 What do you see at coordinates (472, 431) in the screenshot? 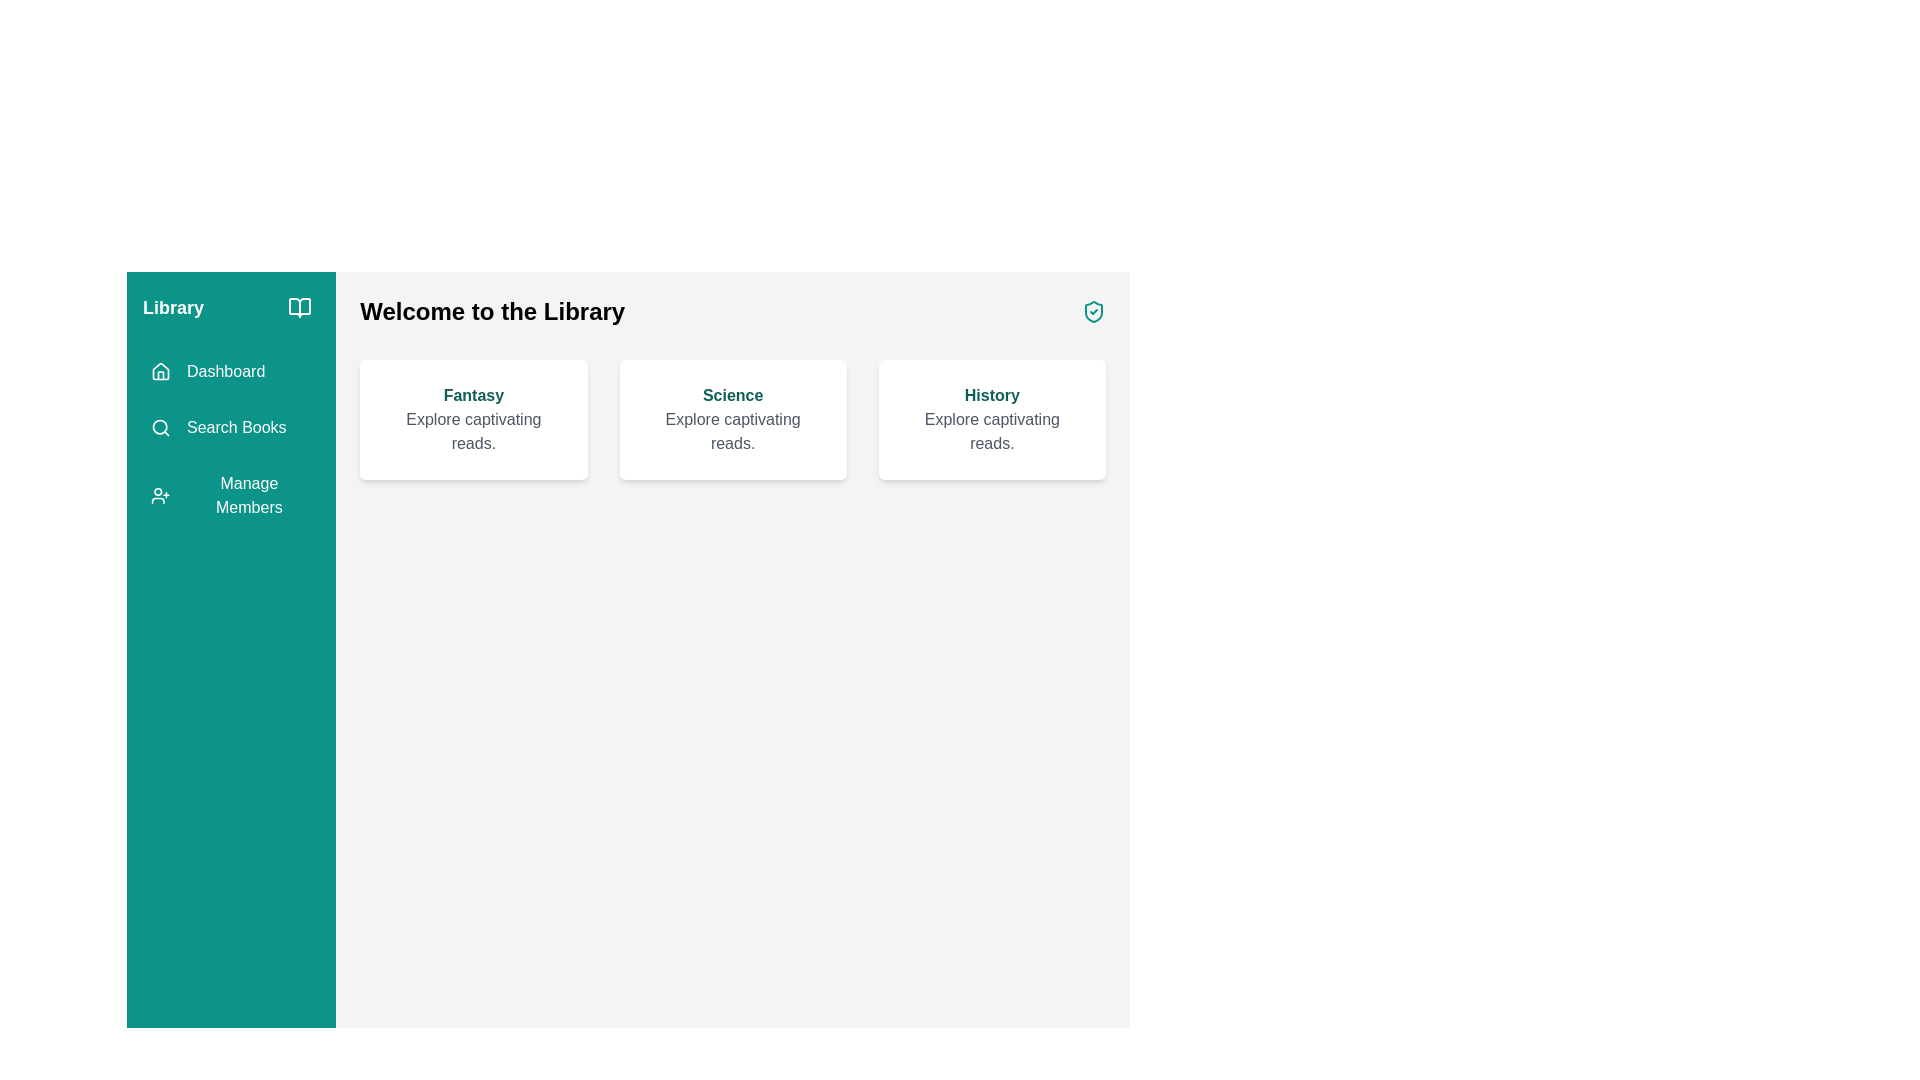
I see `the second text block within the card labeled 'Fantasy', which provides additional context related to the category 'Fantasy'` at bounding box center [472, 431].